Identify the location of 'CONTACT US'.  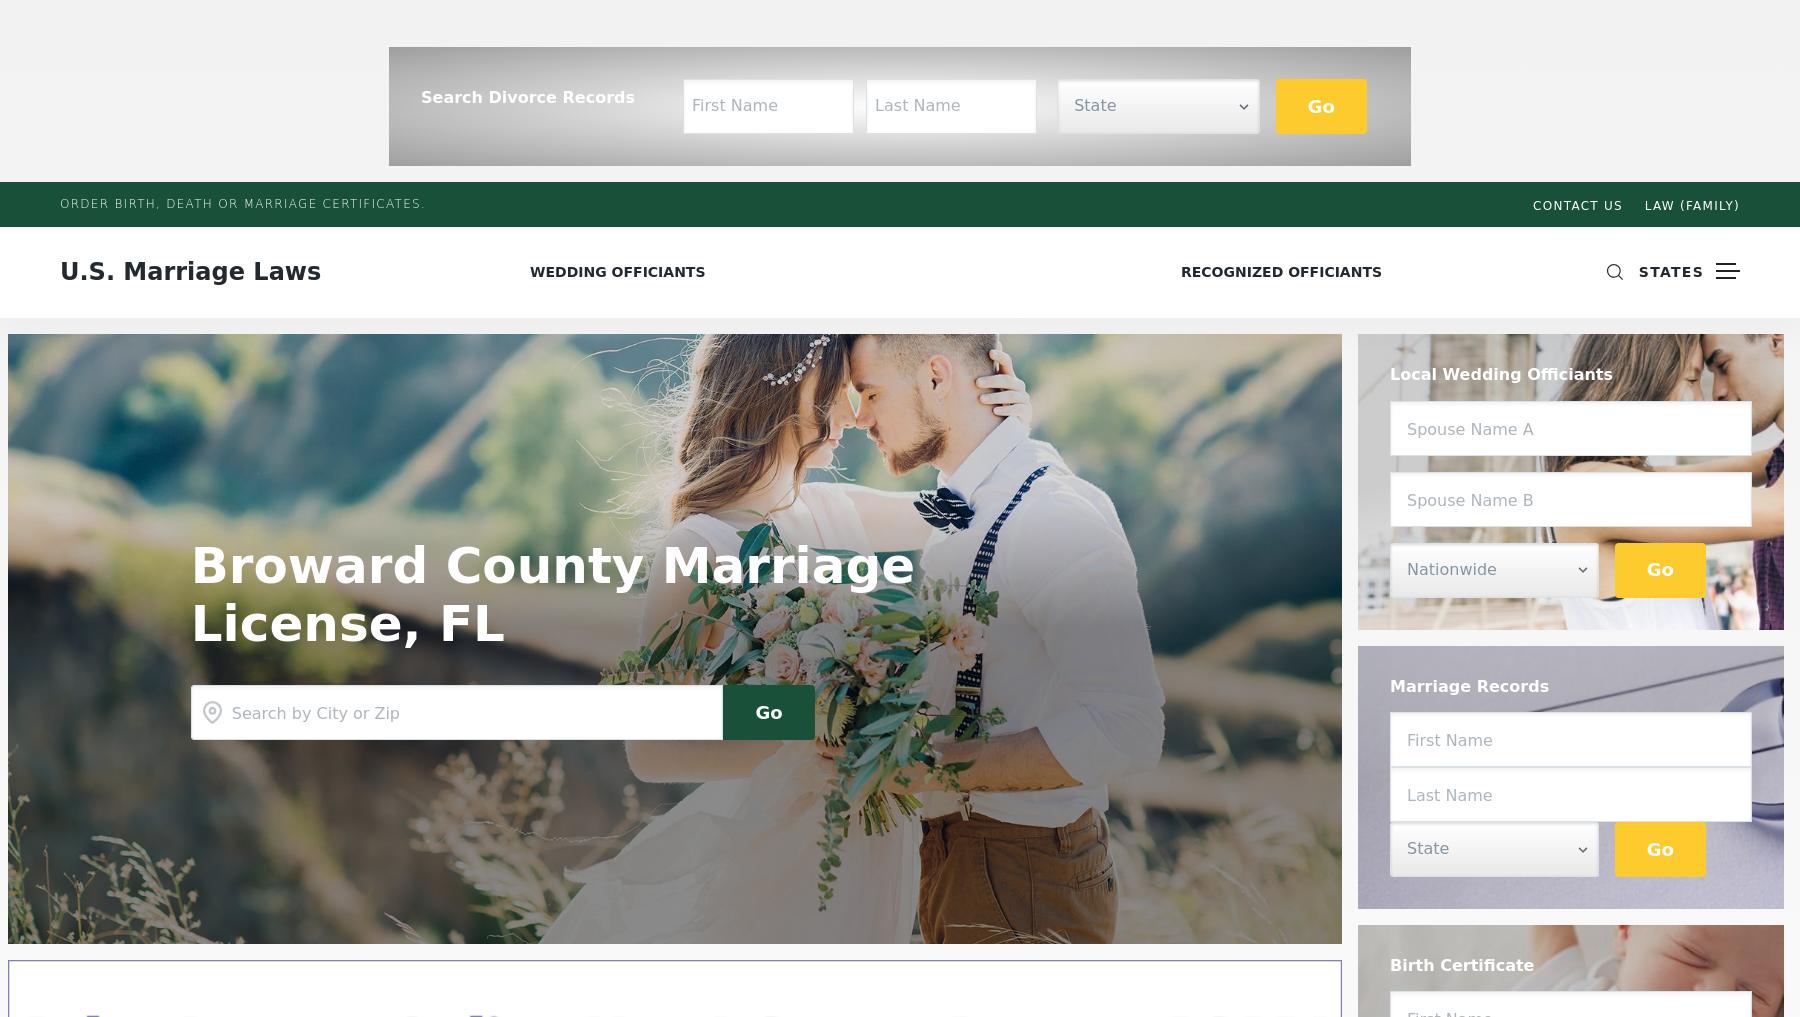
(1533, 206).